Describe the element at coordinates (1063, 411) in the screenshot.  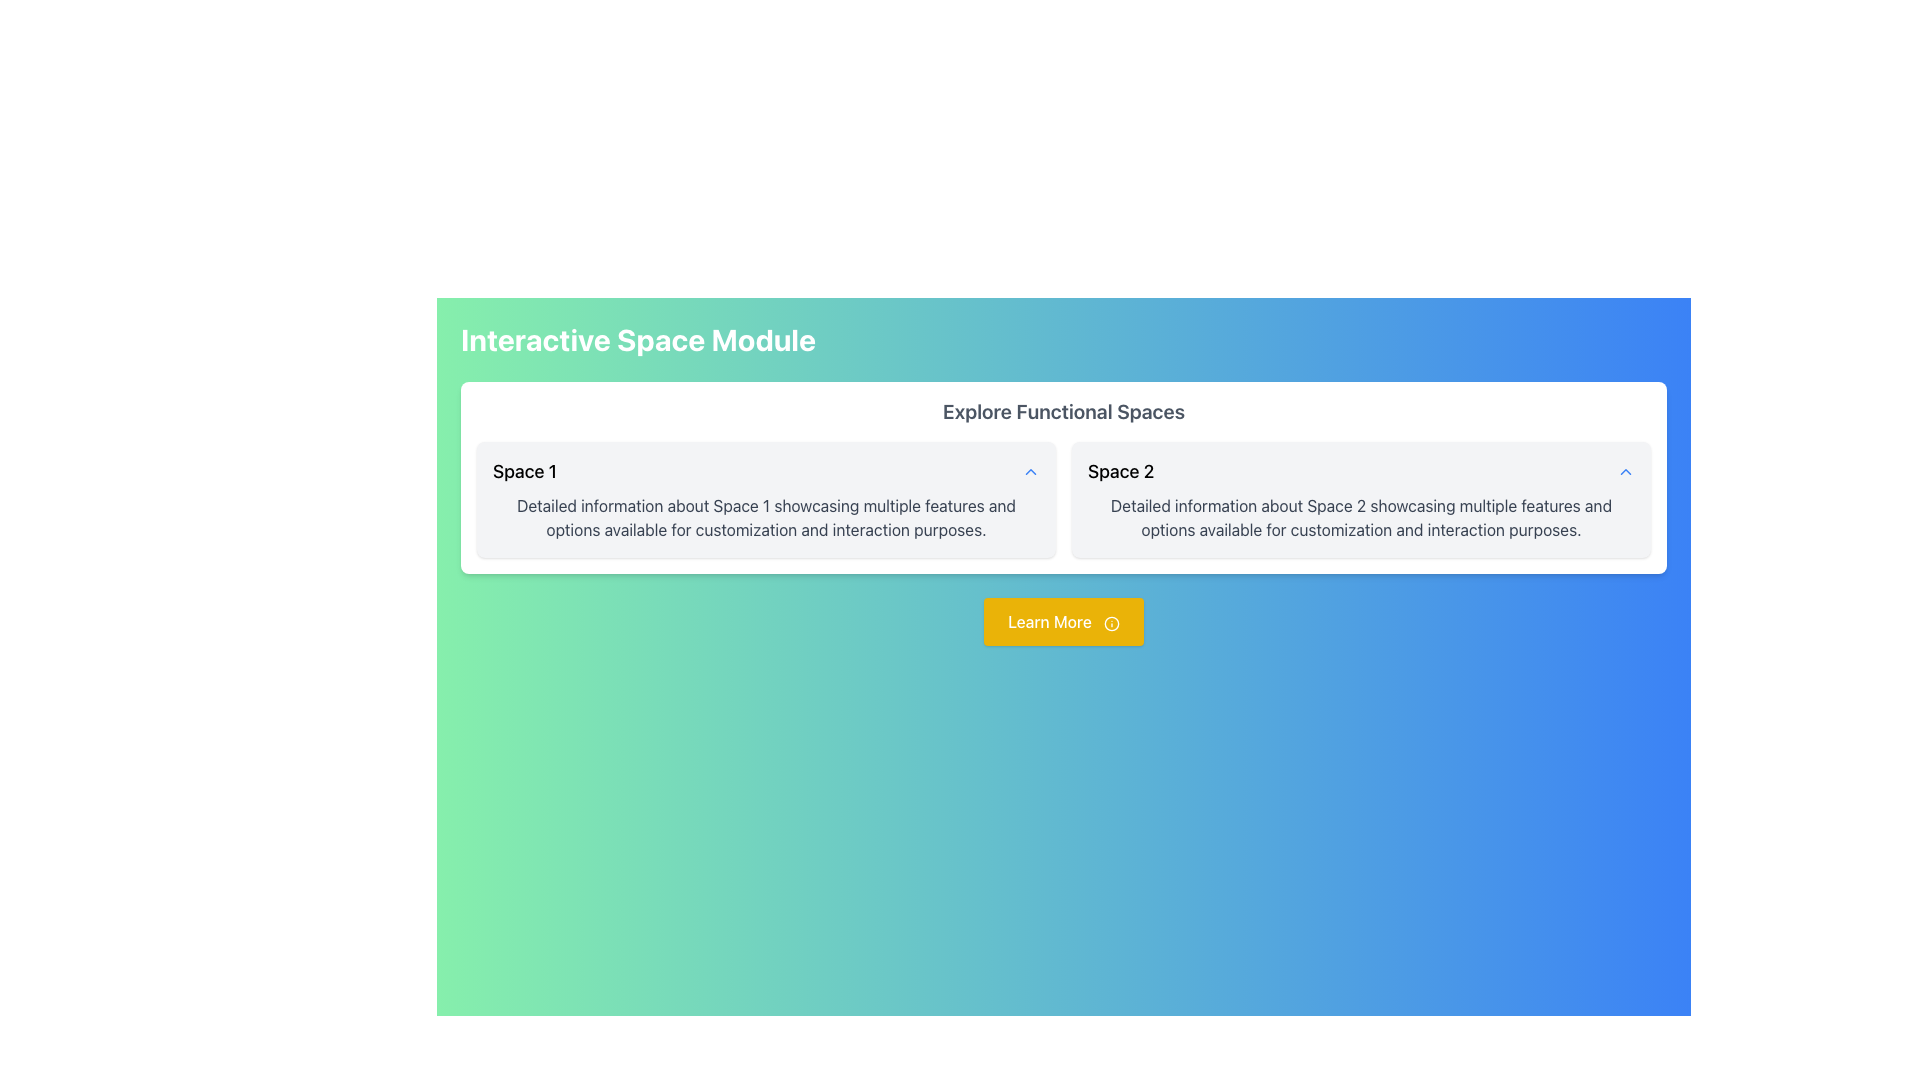
I see `the text label that displays 'Explore Functional Spaces', which is centrally aligned at the top of the layout above the 'Space 1' and 'Space 2' cards` at that location.